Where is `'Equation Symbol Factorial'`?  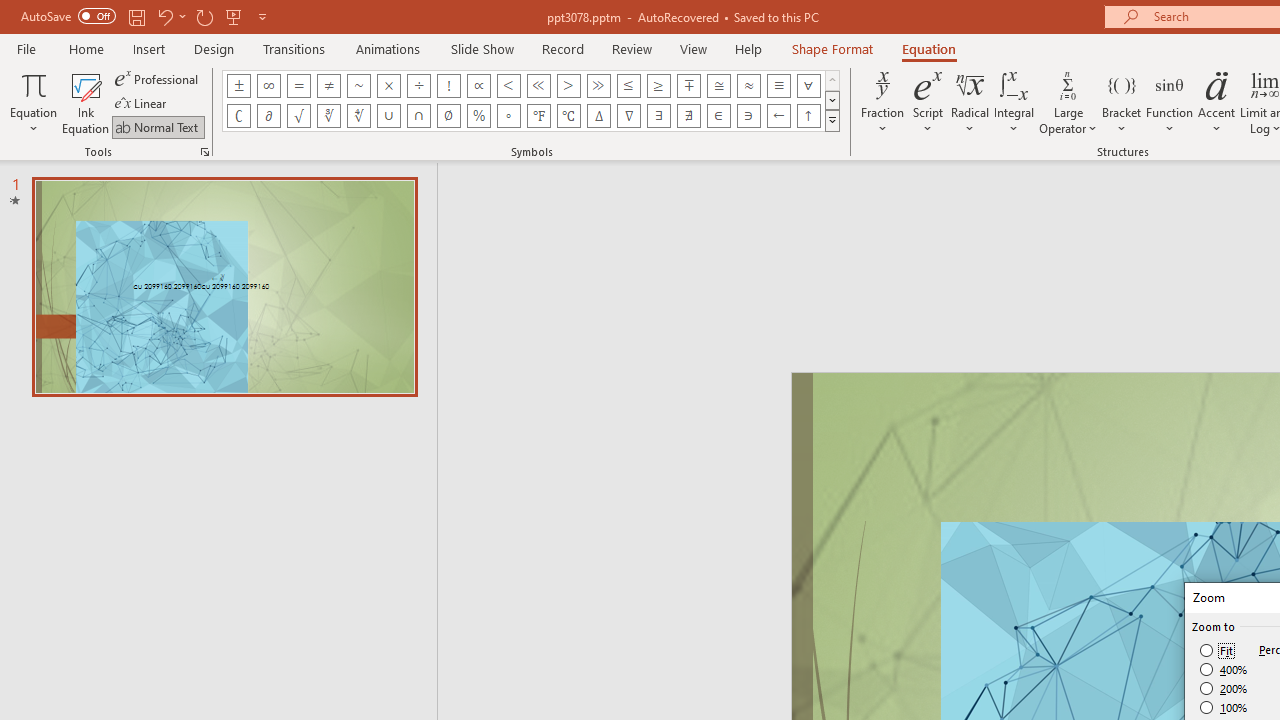 'Equation Symbol Factorial' is located at coordinates (447, 85).